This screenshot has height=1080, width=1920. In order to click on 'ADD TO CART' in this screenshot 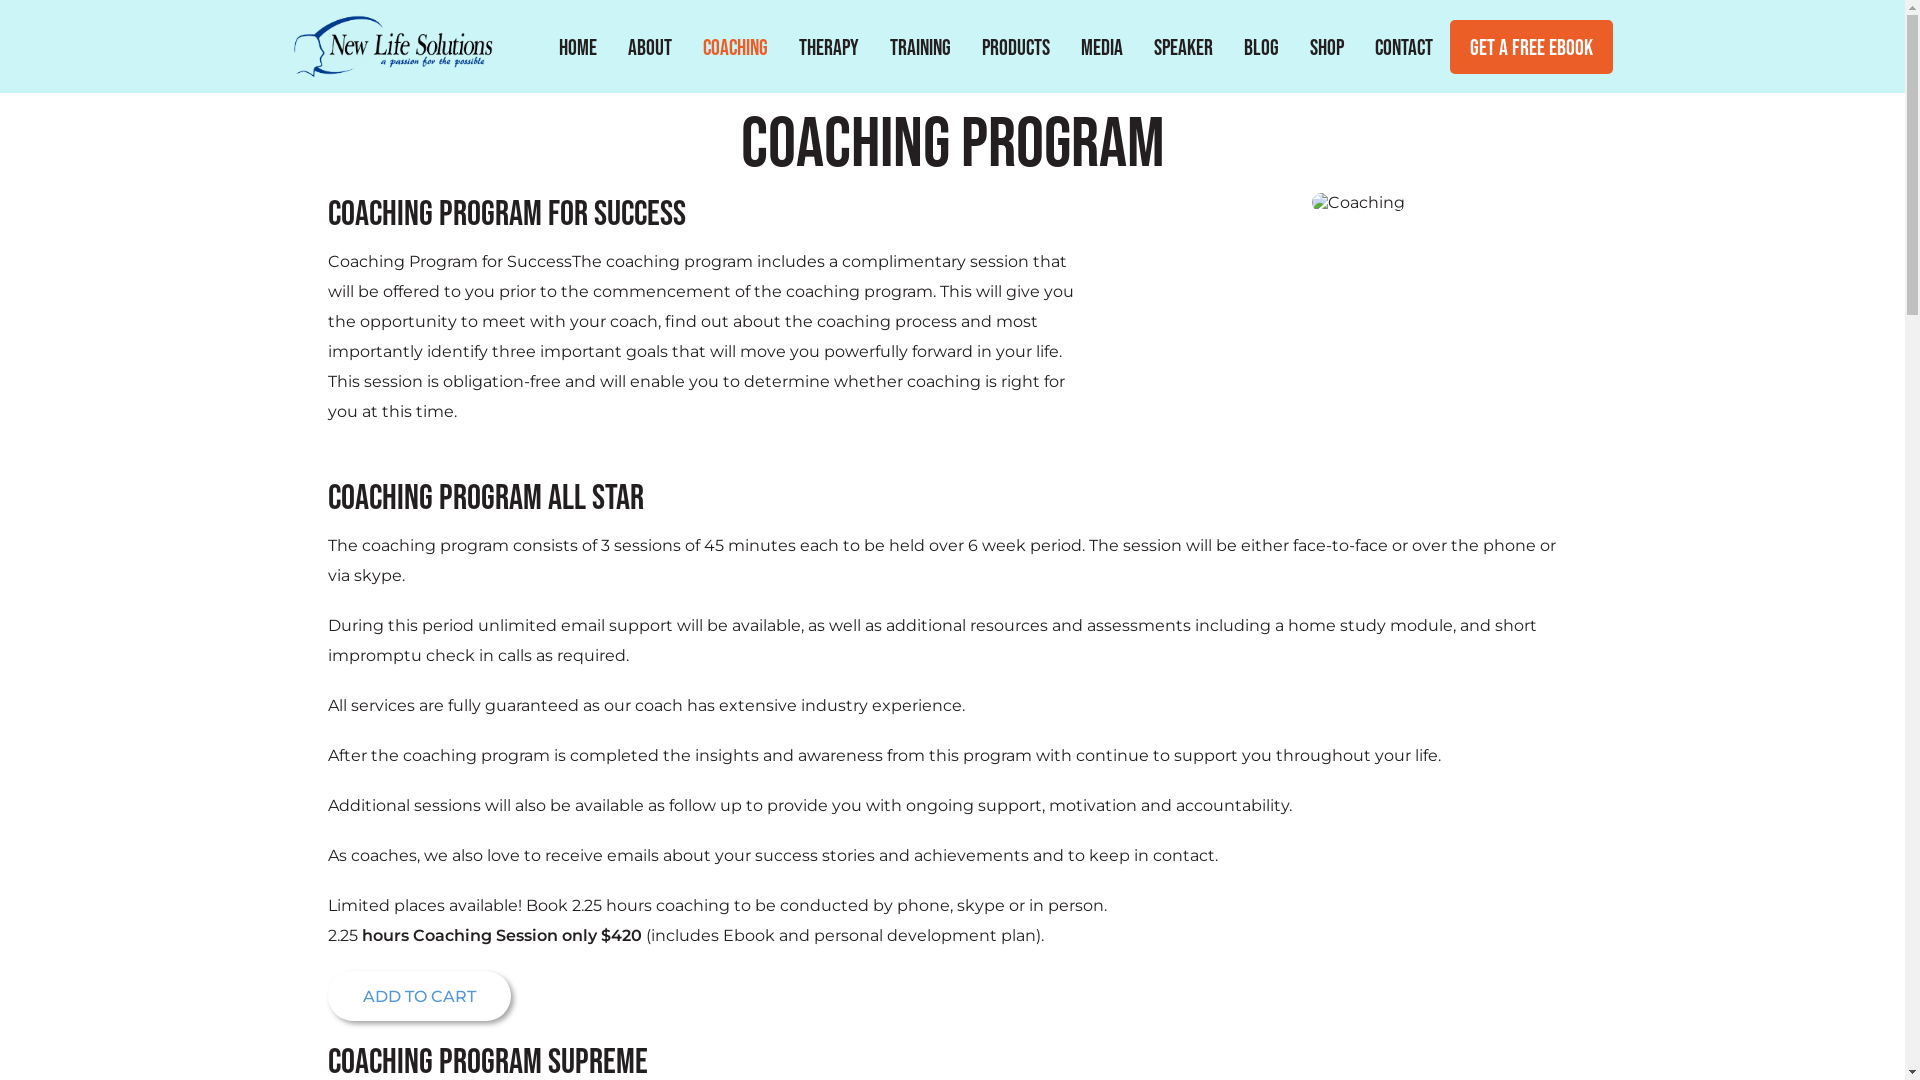, I will do `click(418, 995)`.